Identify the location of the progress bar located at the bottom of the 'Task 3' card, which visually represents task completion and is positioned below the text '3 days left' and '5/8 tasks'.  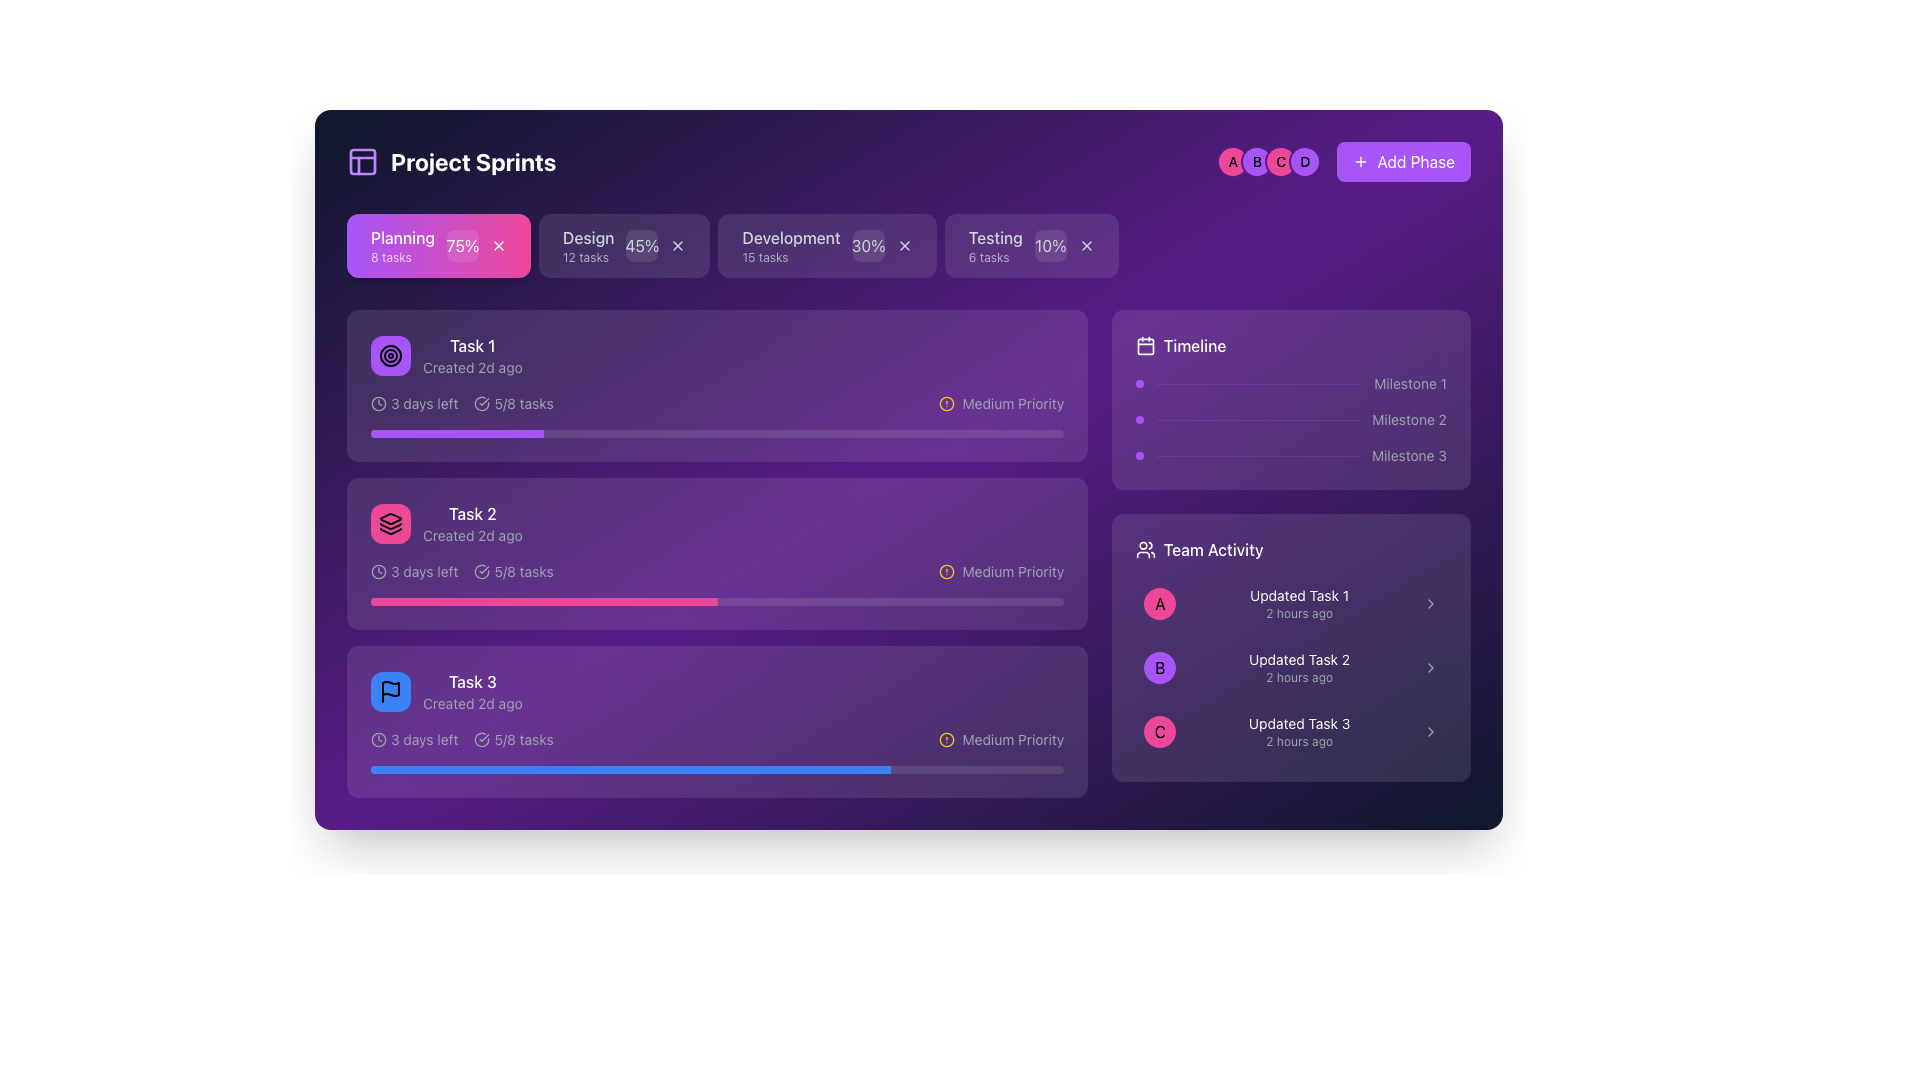
(717, 769).